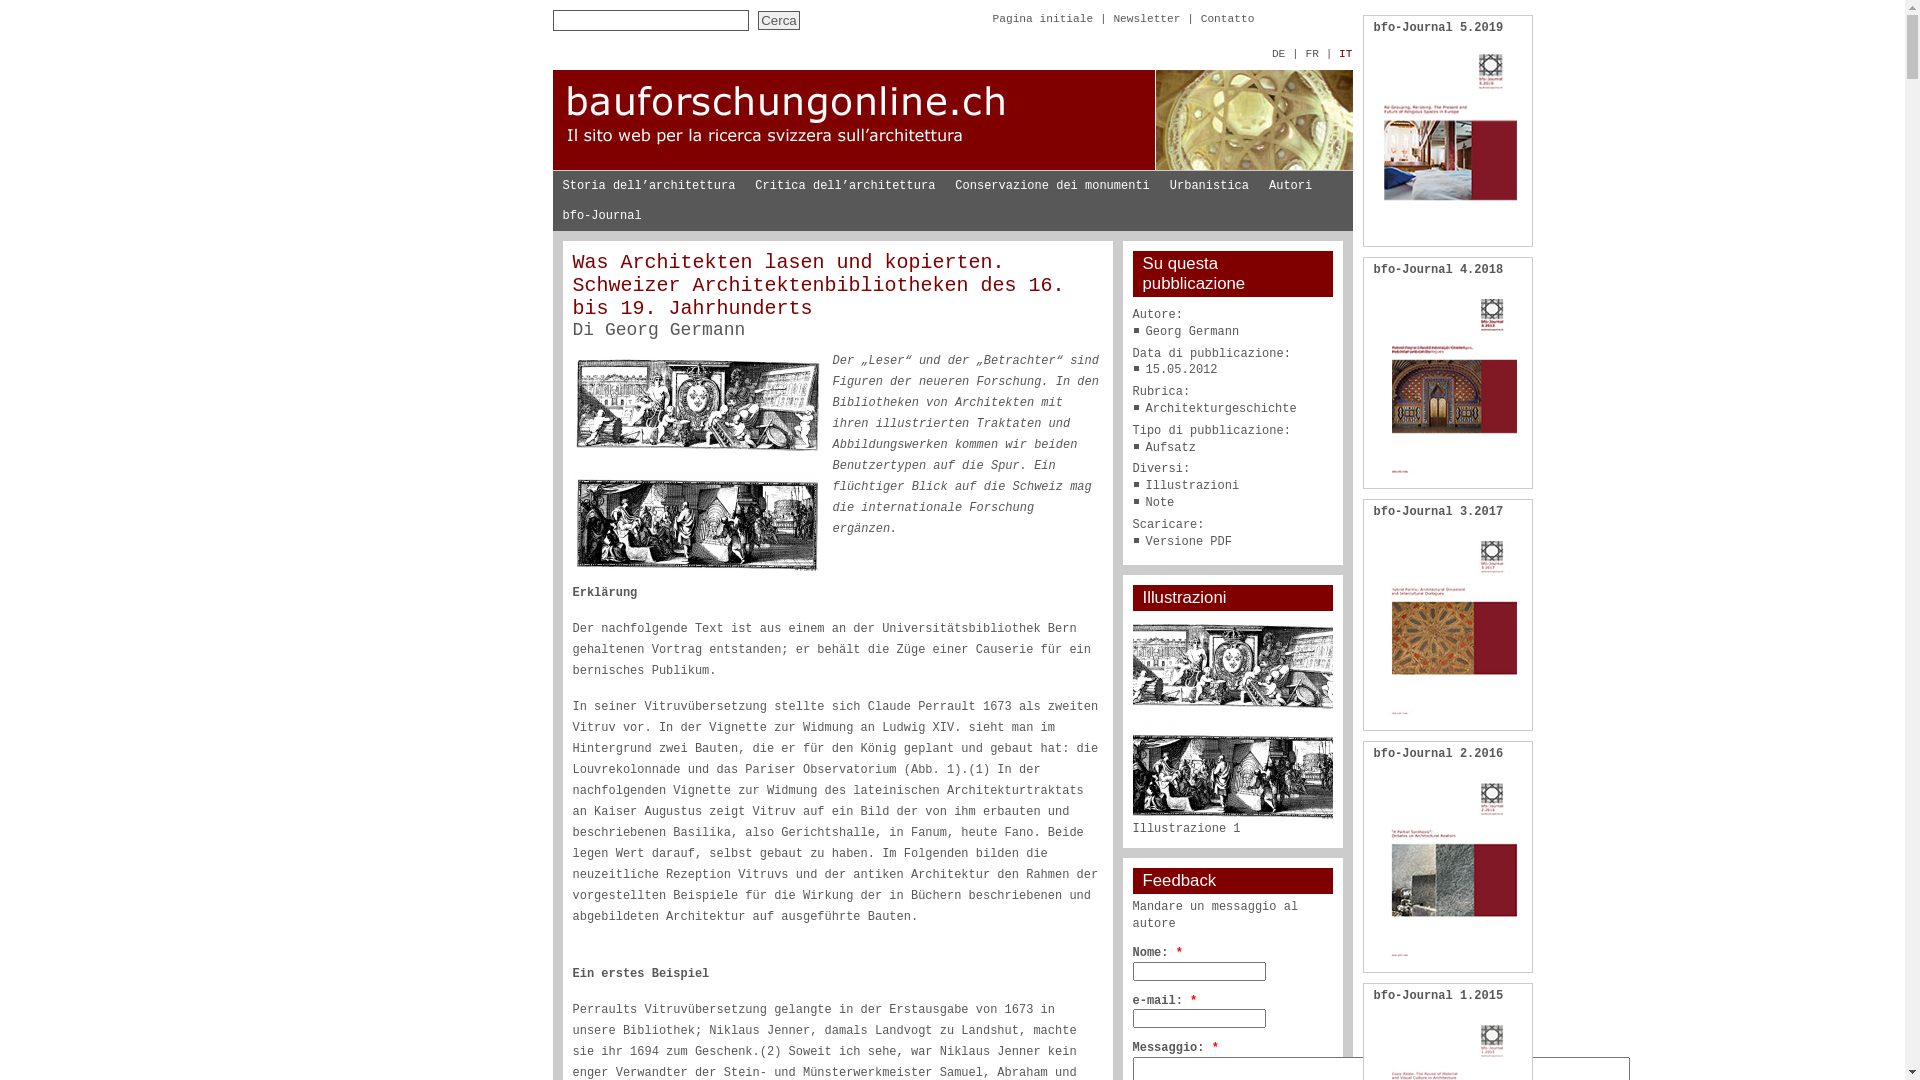  Describe the element at coordinates (1345, 53) in the screenshot. I see `'IT'` at that location.